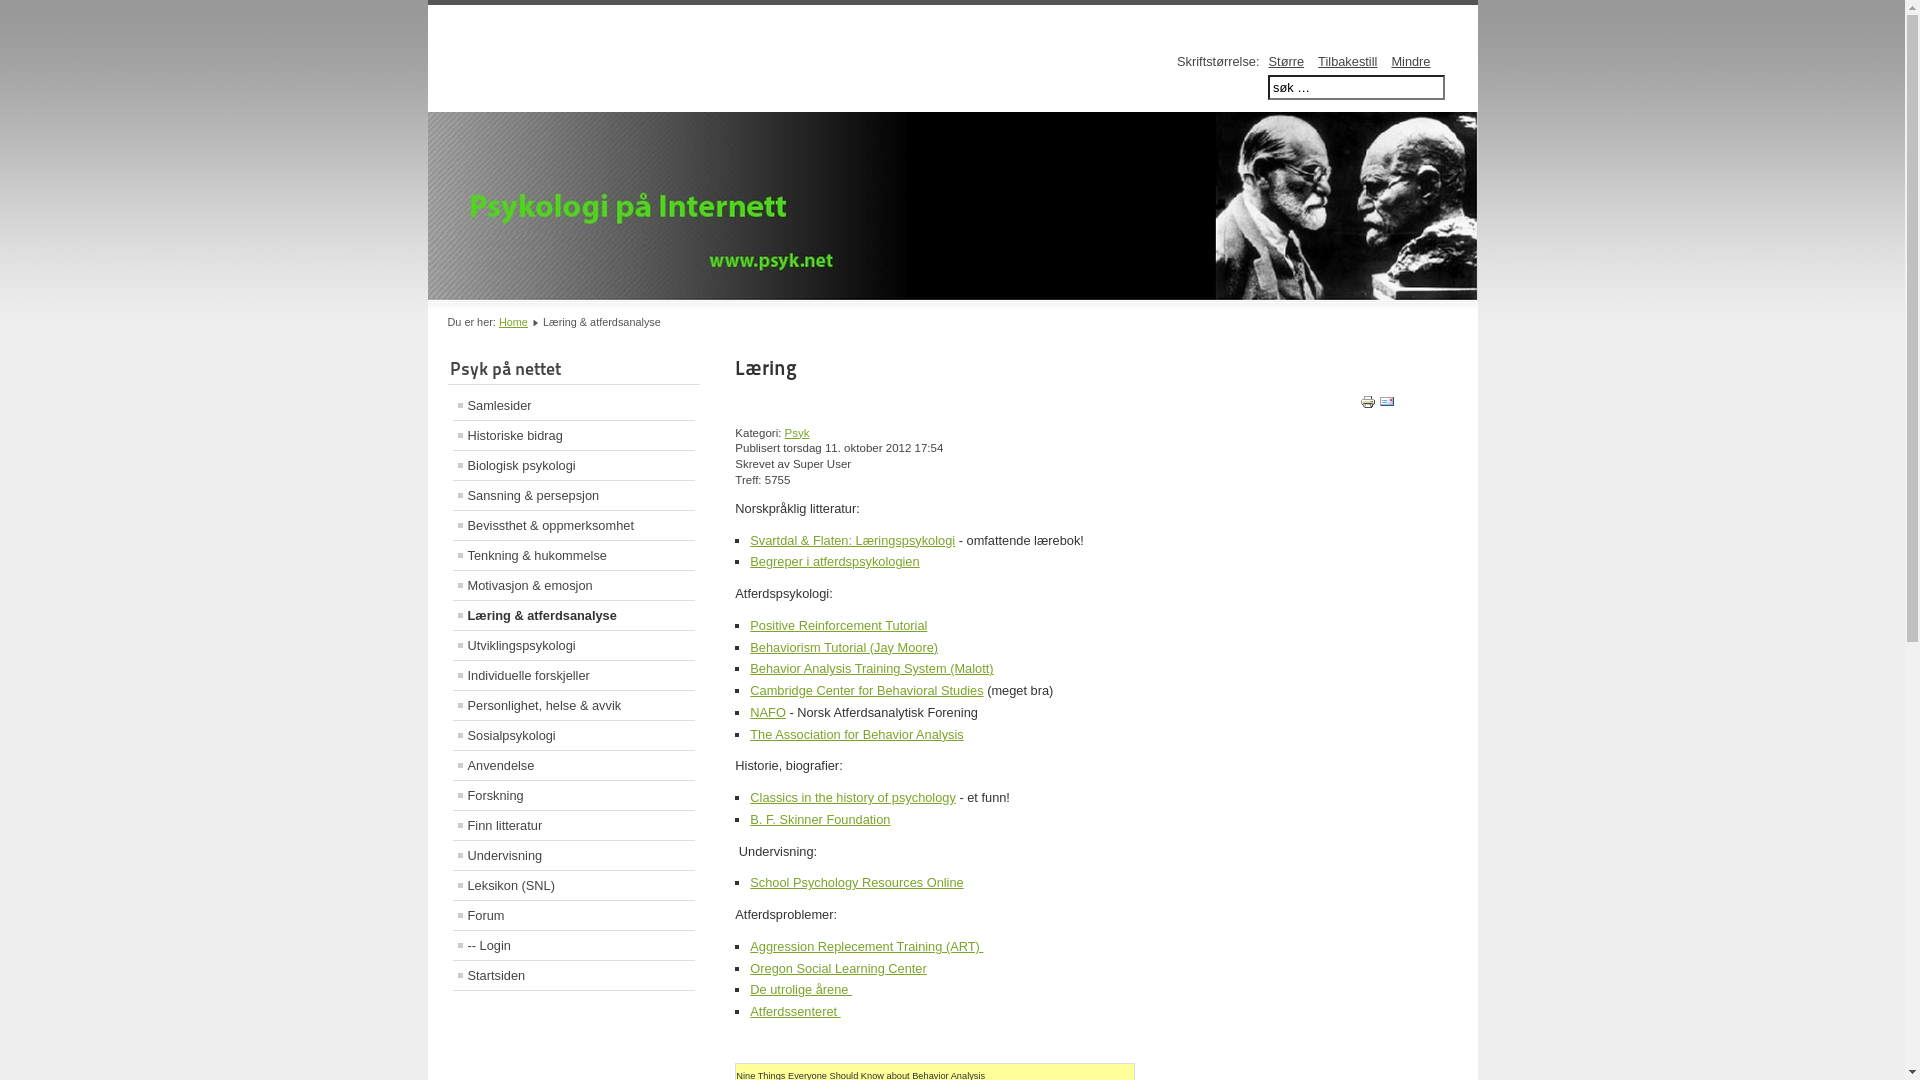 The width and height of the screenshot is (1920, 1080). Describe the element at coordinates (856, 734) in the screenshot. I see `'The Association for Behavior Analysis'` at that location.